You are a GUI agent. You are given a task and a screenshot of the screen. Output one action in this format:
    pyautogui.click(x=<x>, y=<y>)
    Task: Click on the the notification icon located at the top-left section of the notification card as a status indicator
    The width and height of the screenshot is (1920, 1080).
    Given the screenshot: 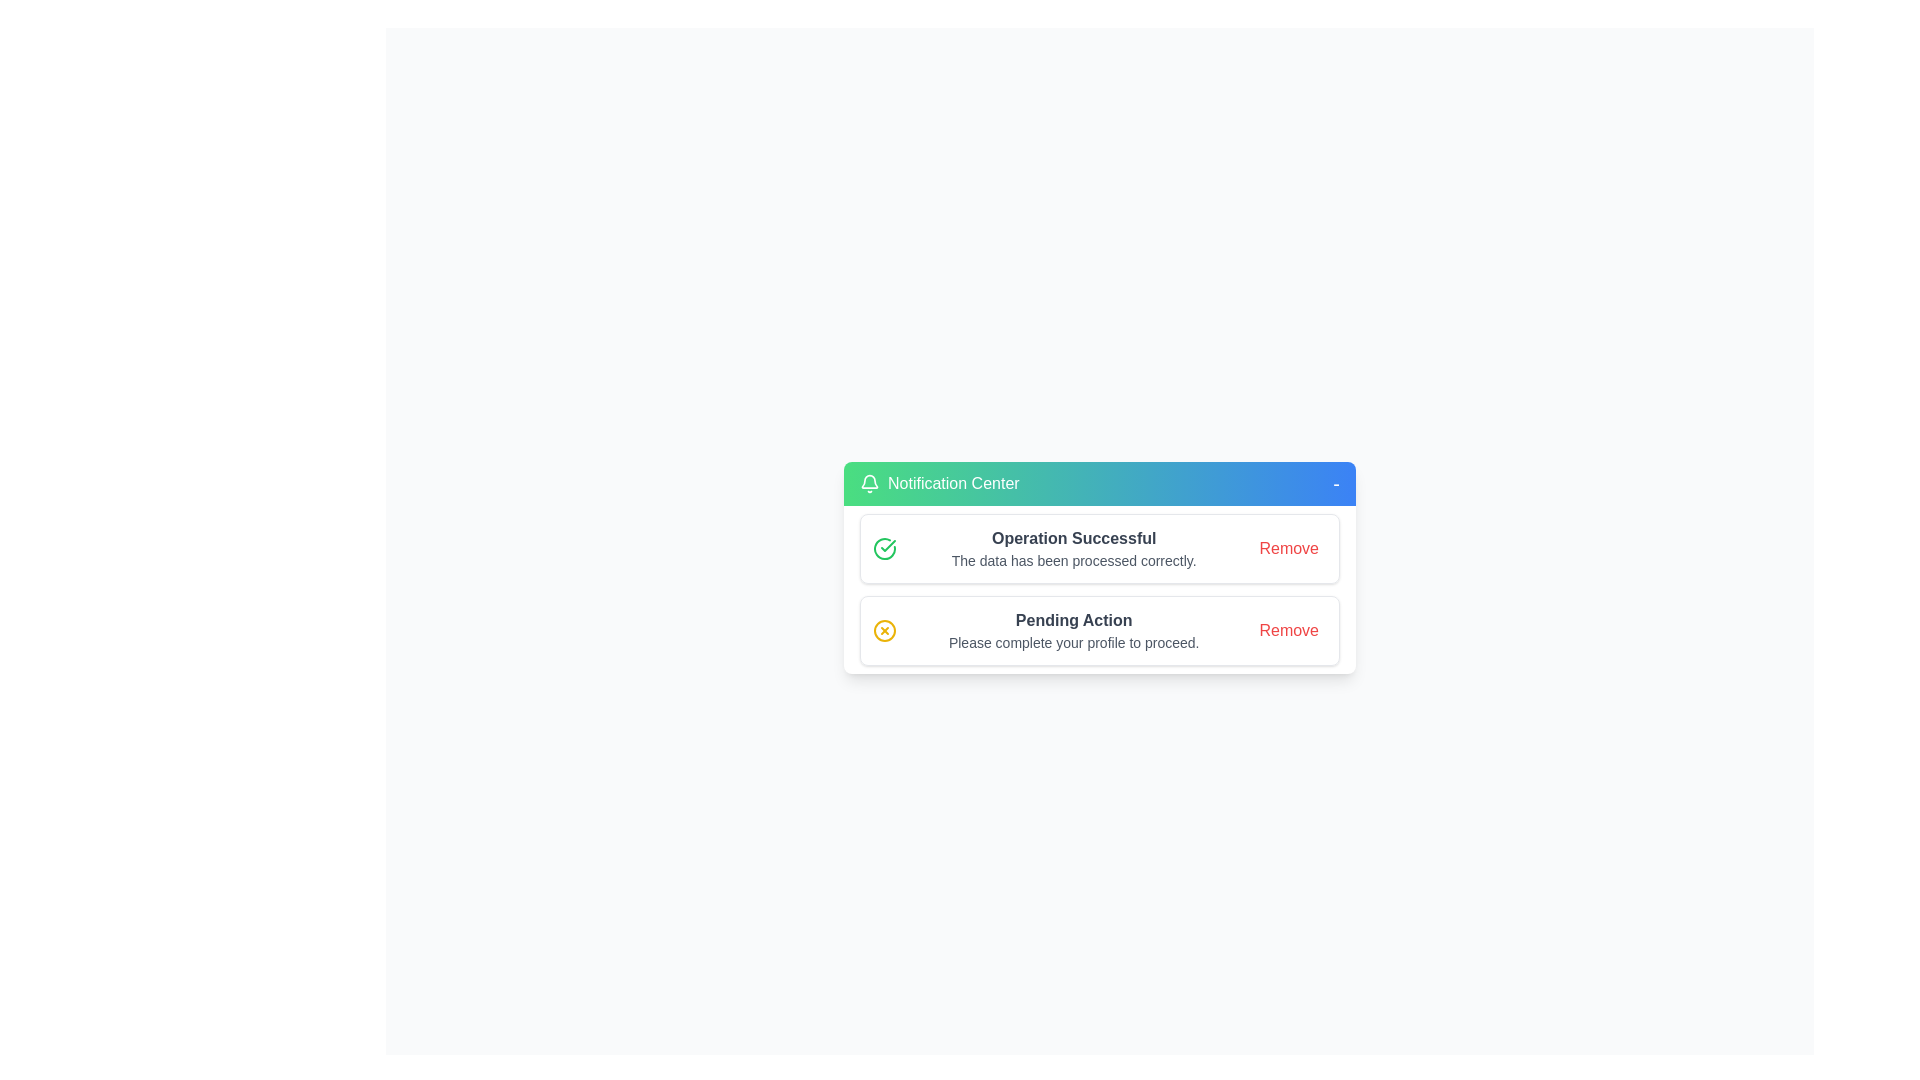 What is the action you would take?
    pyautogui.click(x=869, y=483)
    